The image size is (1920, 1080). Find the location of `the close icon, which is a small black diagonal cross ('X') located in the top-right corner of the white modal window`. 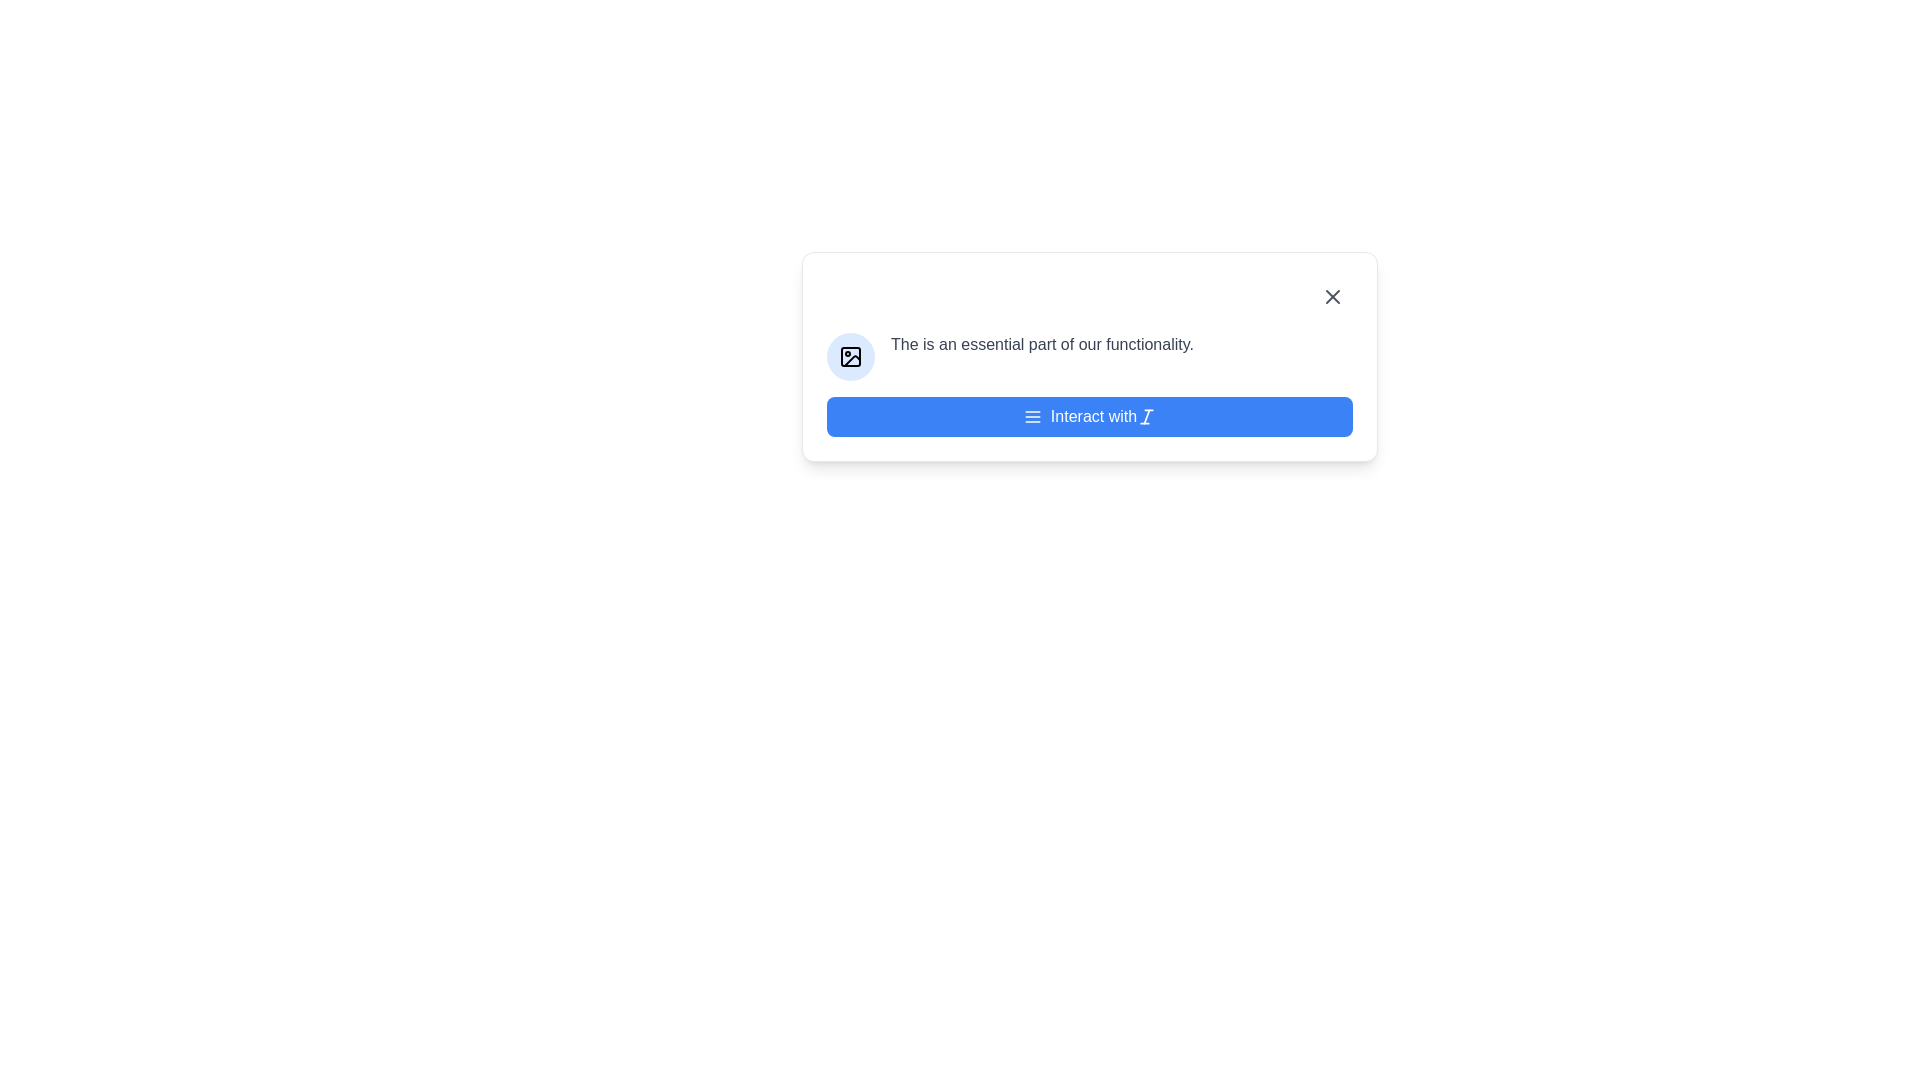

the close icon, which is a small black diagonal cross ('X') located in the top-right corner of the white modal window is located at coordinates (1333, 297).